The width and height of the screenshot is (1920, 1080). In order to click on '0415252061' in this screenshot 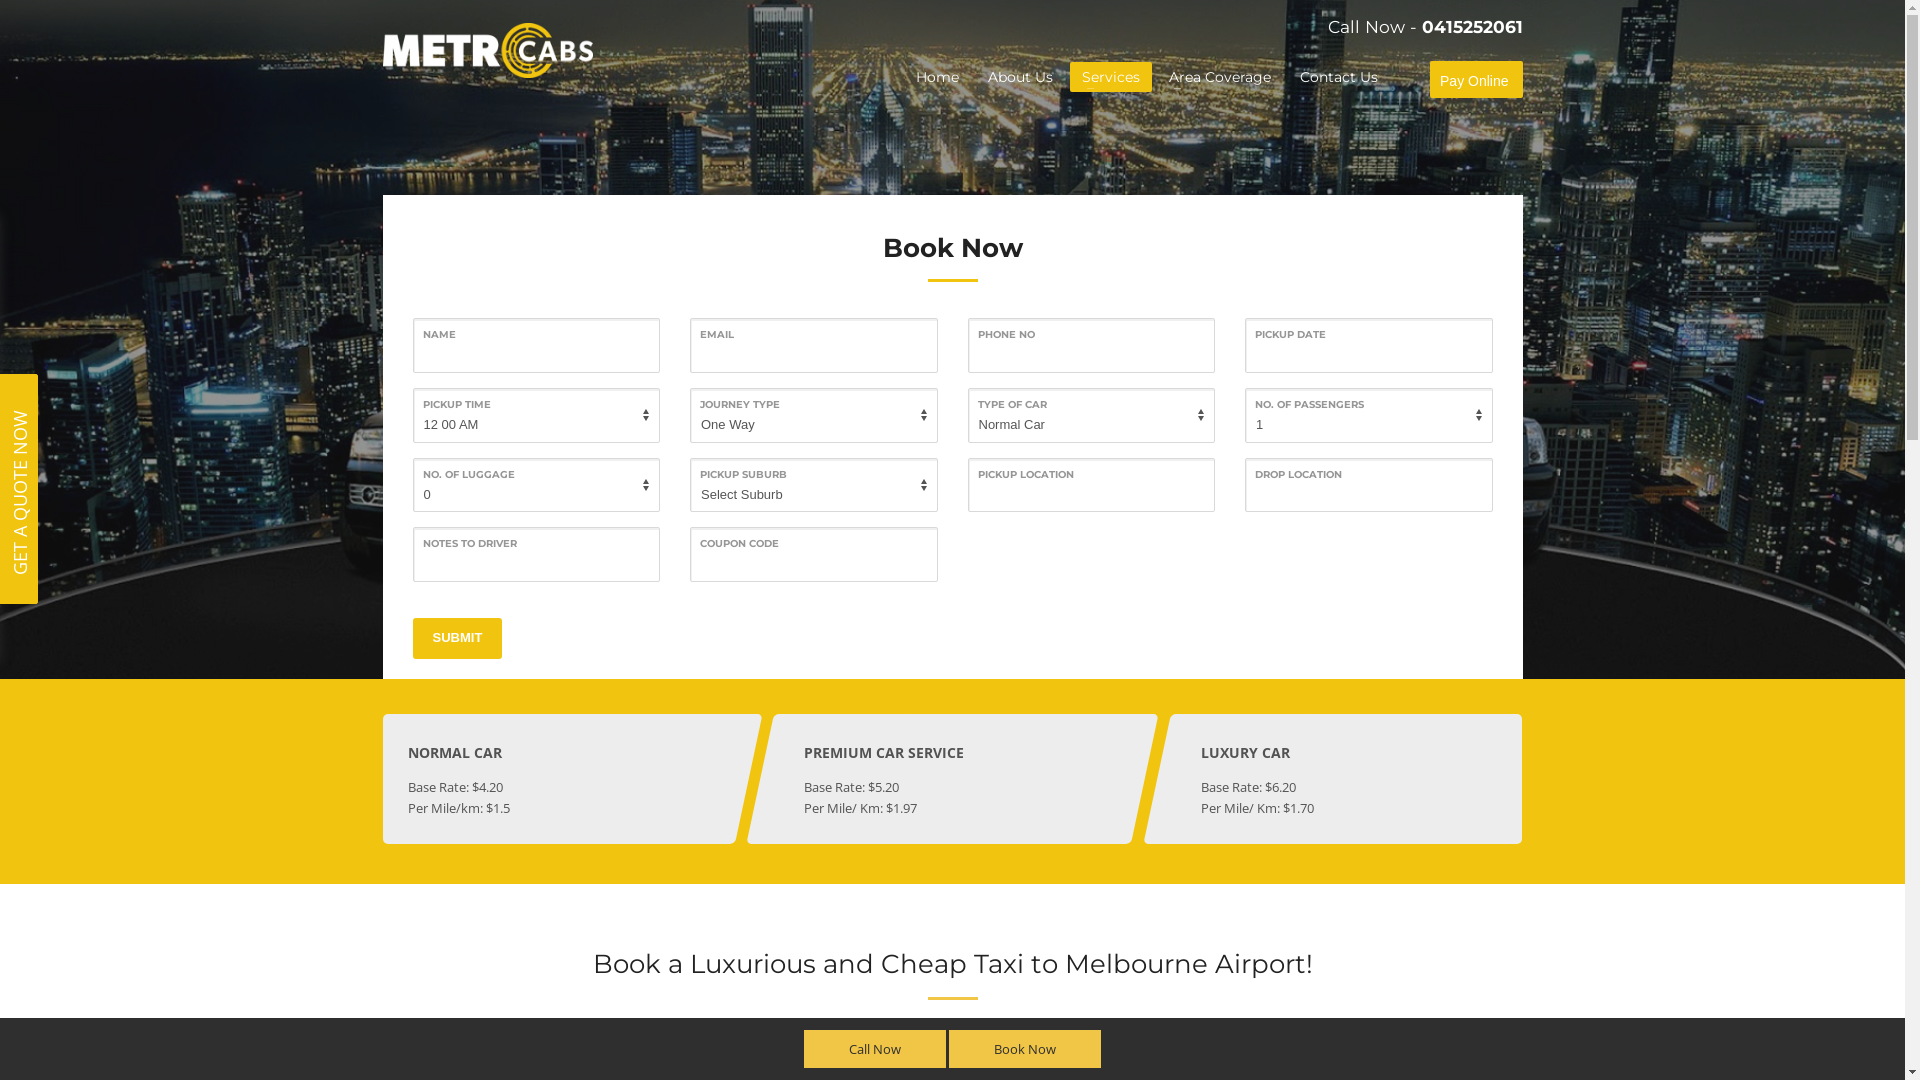, I will do `click(1472, 26)`.